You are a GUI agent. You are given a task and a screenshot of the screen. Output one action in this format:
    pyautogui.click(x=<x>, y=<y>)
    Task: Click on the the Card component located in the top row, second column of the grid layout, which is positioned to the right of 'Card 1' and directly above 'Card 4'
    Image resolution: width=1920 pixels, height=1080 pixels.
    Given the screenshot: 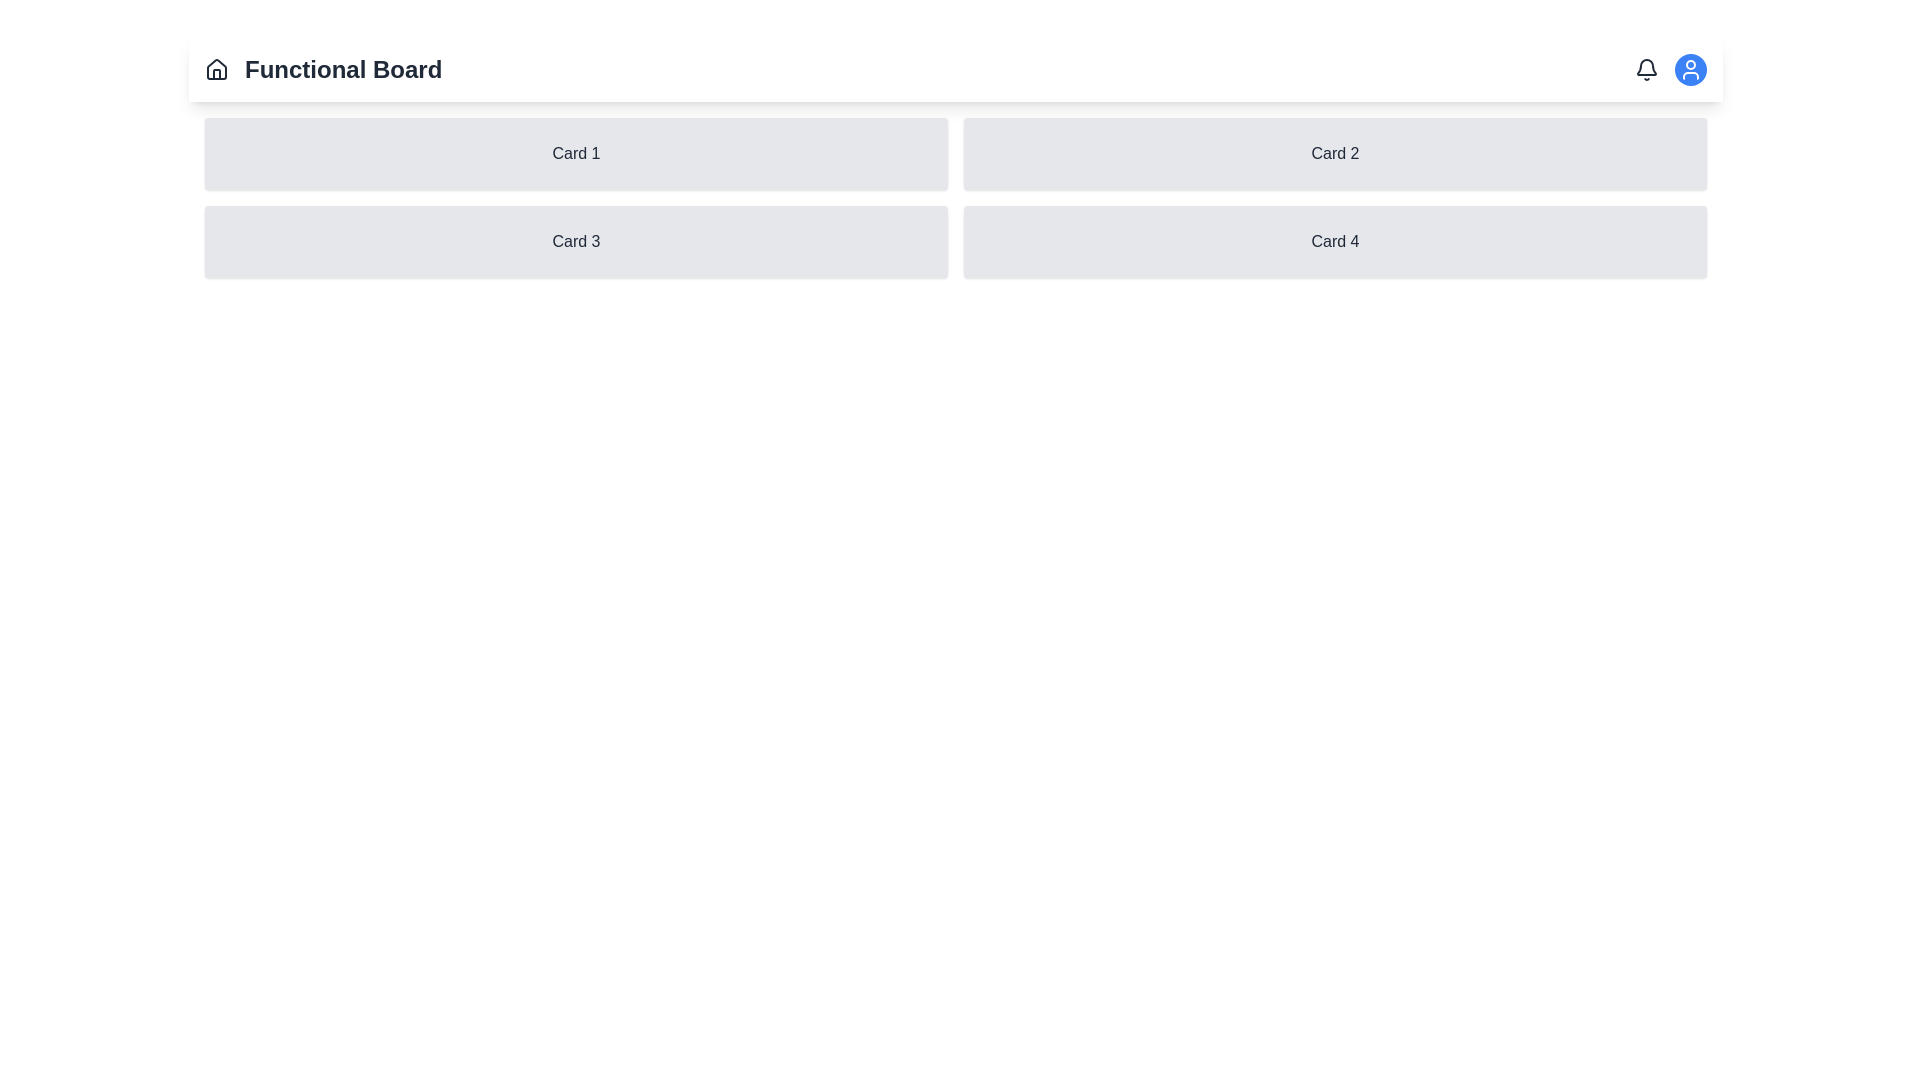 What is the action you would take?
    pyautogui.click(x=1335, y=153)
    